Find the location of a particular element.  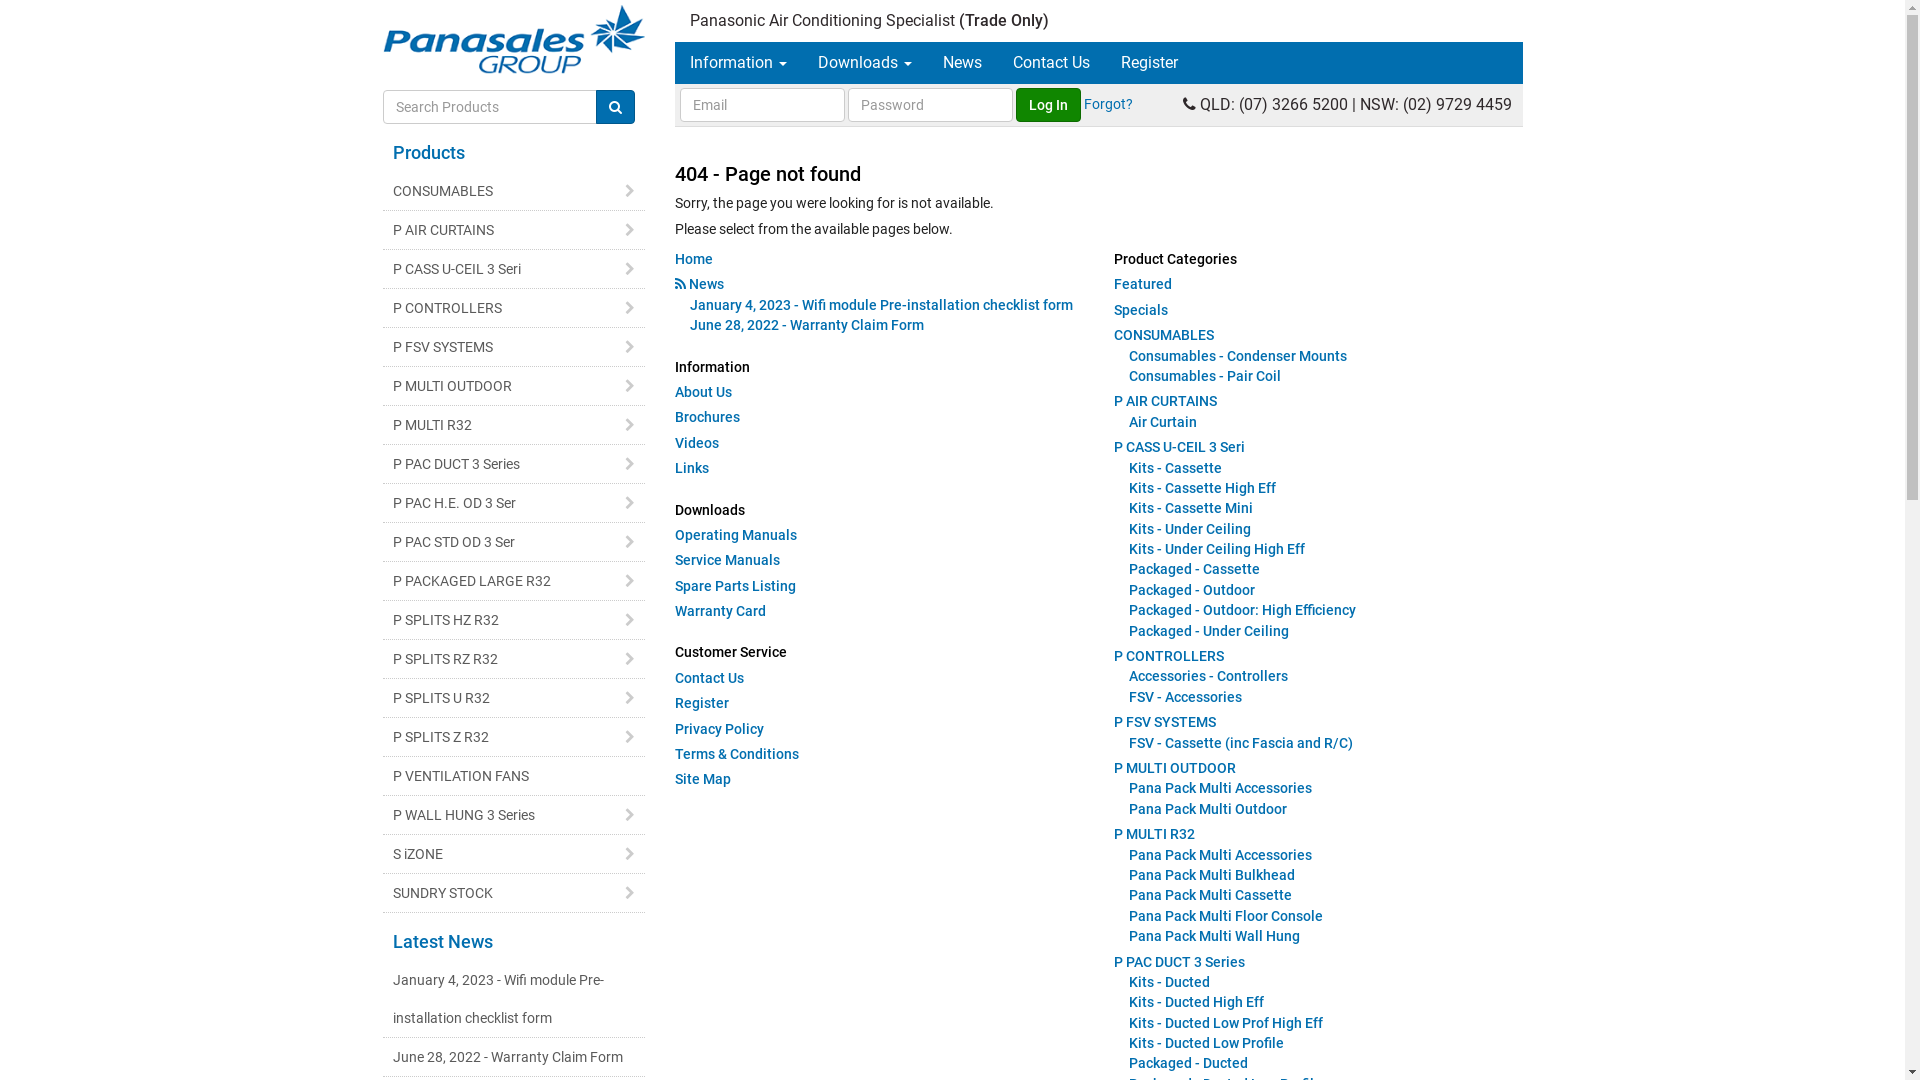

'Featured' is located at coordinates (1142, 284).